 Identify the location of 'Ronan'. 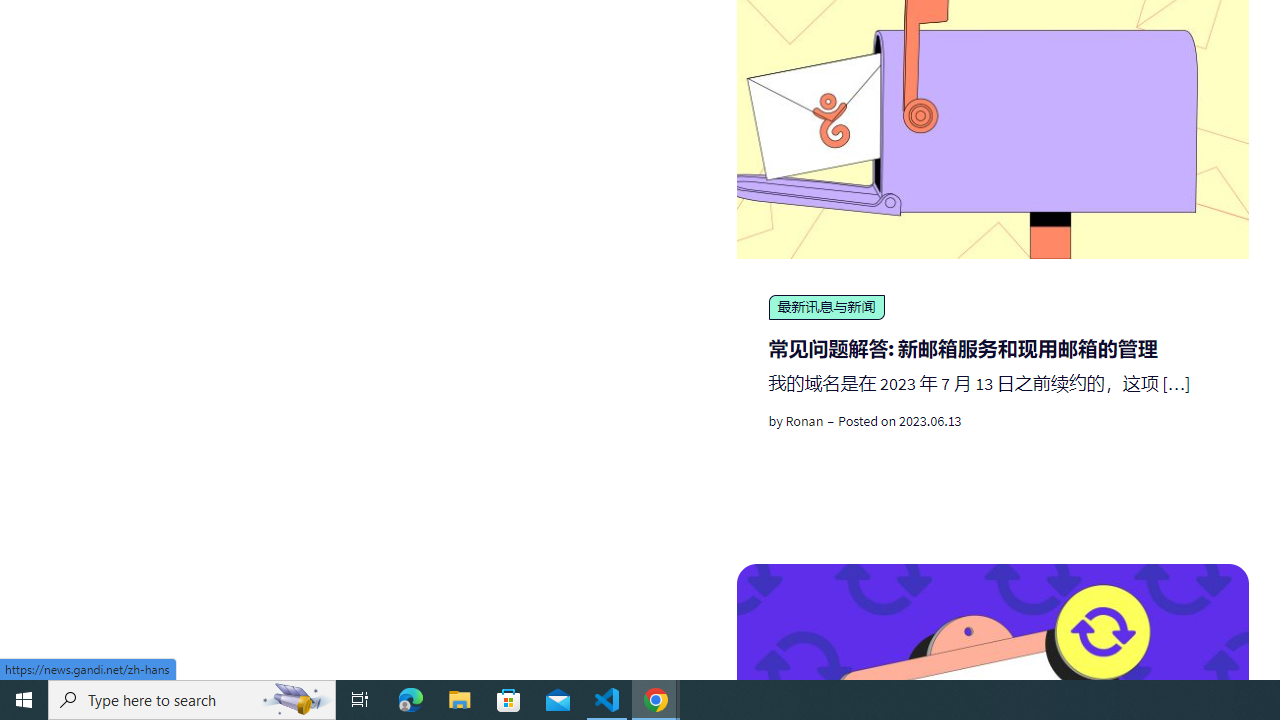
(804, 420).